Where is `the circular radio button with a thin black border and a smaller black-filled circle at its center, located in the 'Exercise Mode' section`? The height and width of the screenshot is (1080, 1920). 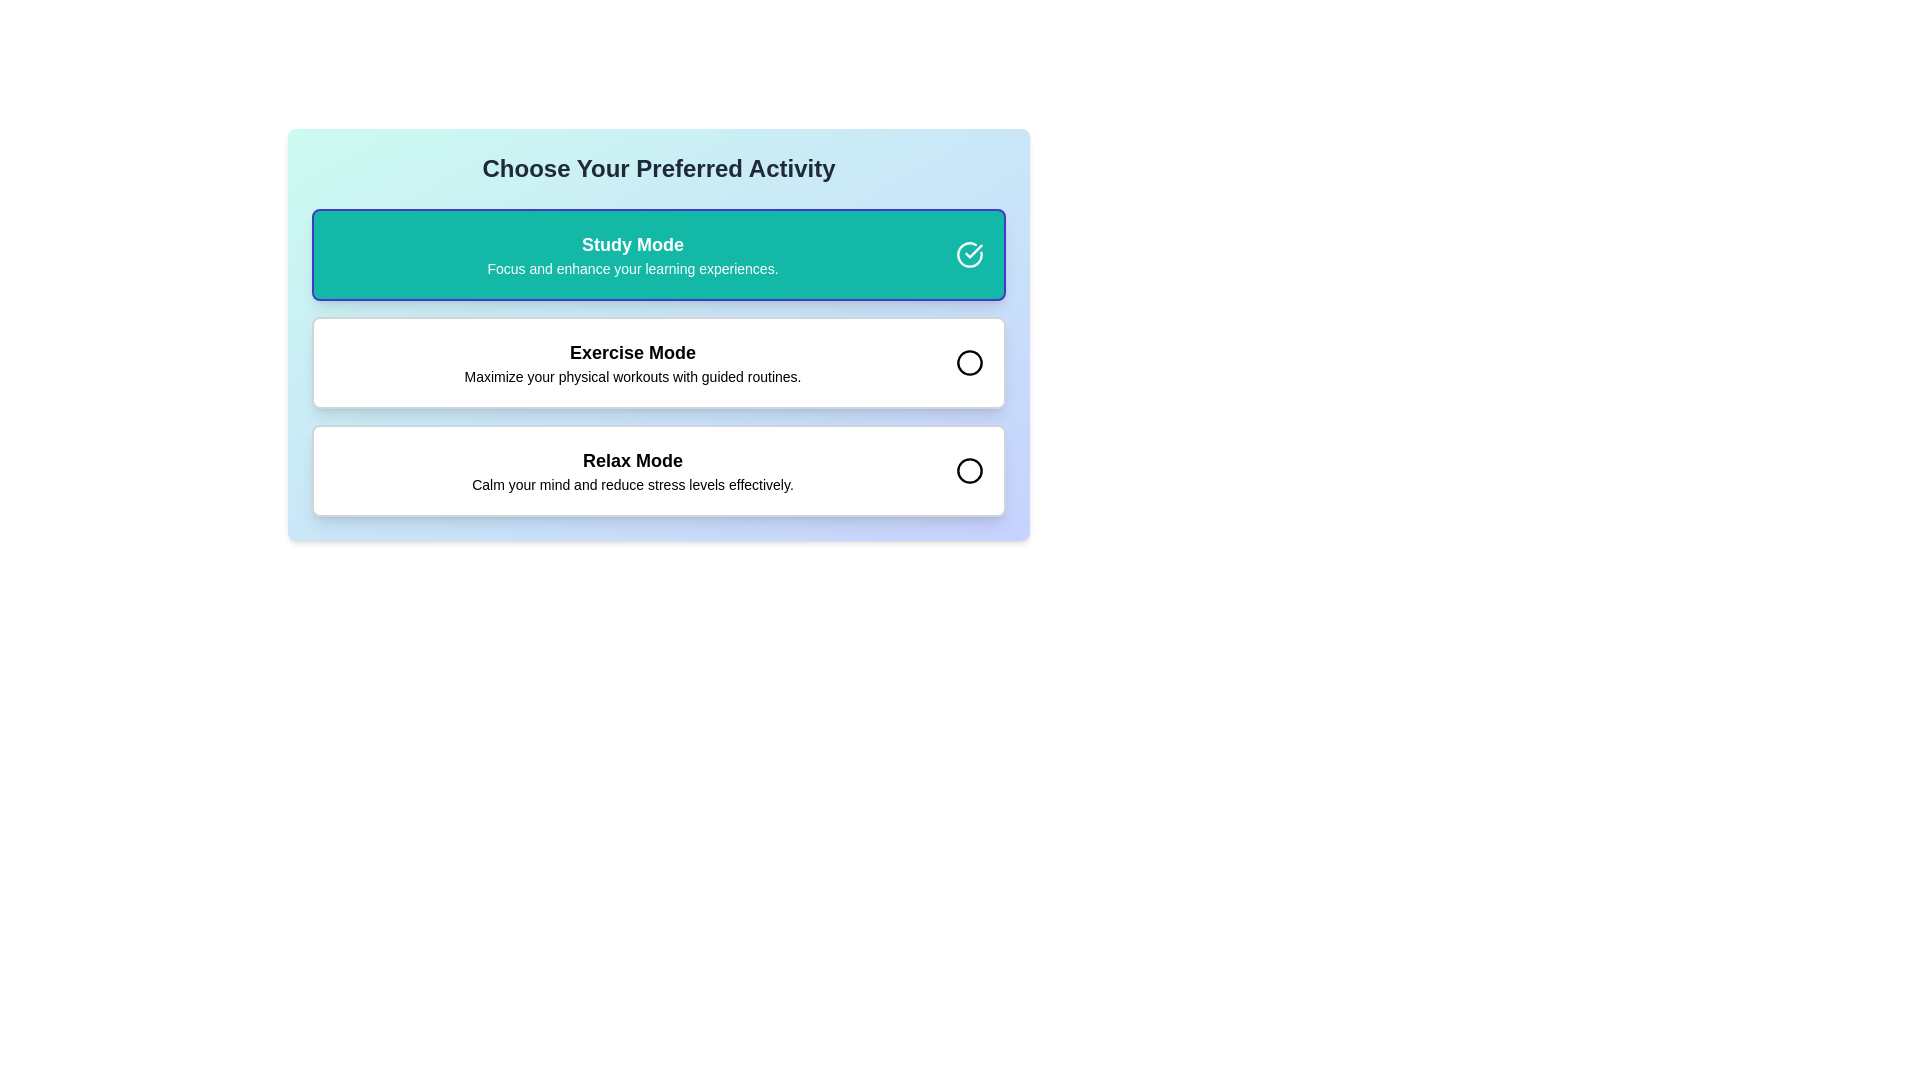 the circular radio button with a thin black border and a smaller black-filled circle at its center, located in the 'Exercise Mode' section is located at coordinates (969, 362).